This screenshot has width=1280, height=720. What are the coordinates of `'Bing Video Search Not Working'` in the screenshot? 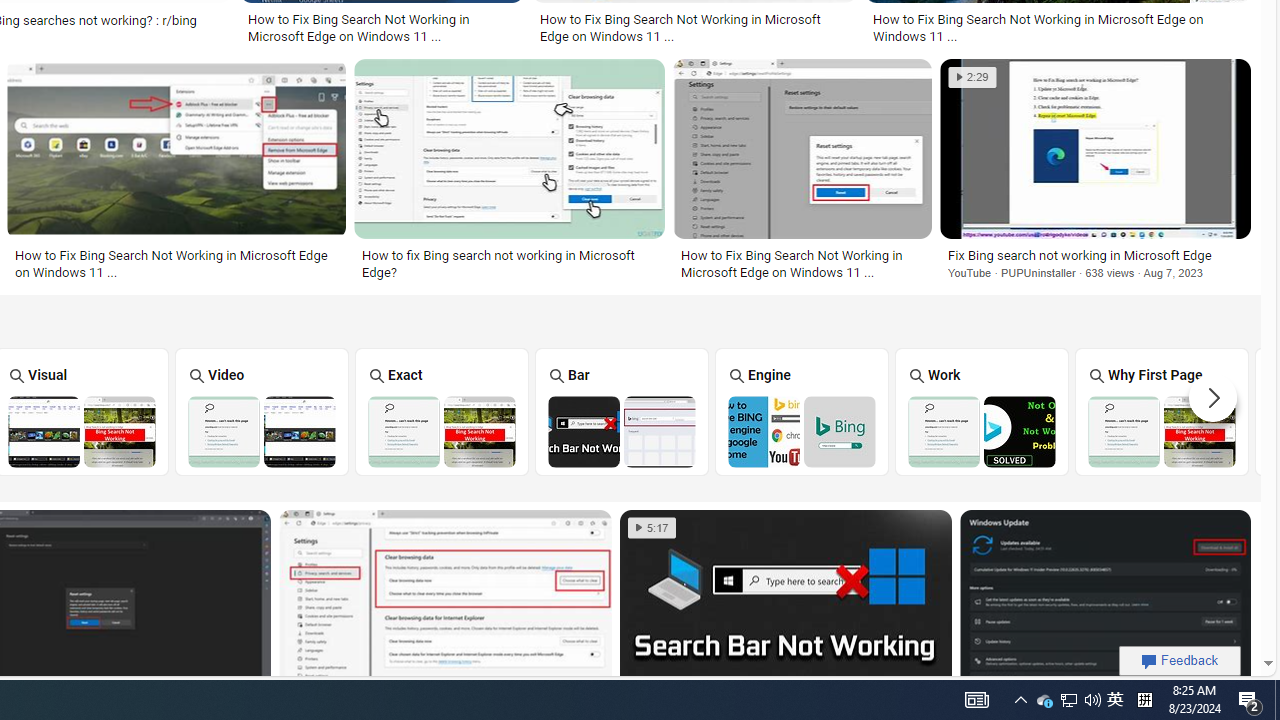 It's located at (261, 430).